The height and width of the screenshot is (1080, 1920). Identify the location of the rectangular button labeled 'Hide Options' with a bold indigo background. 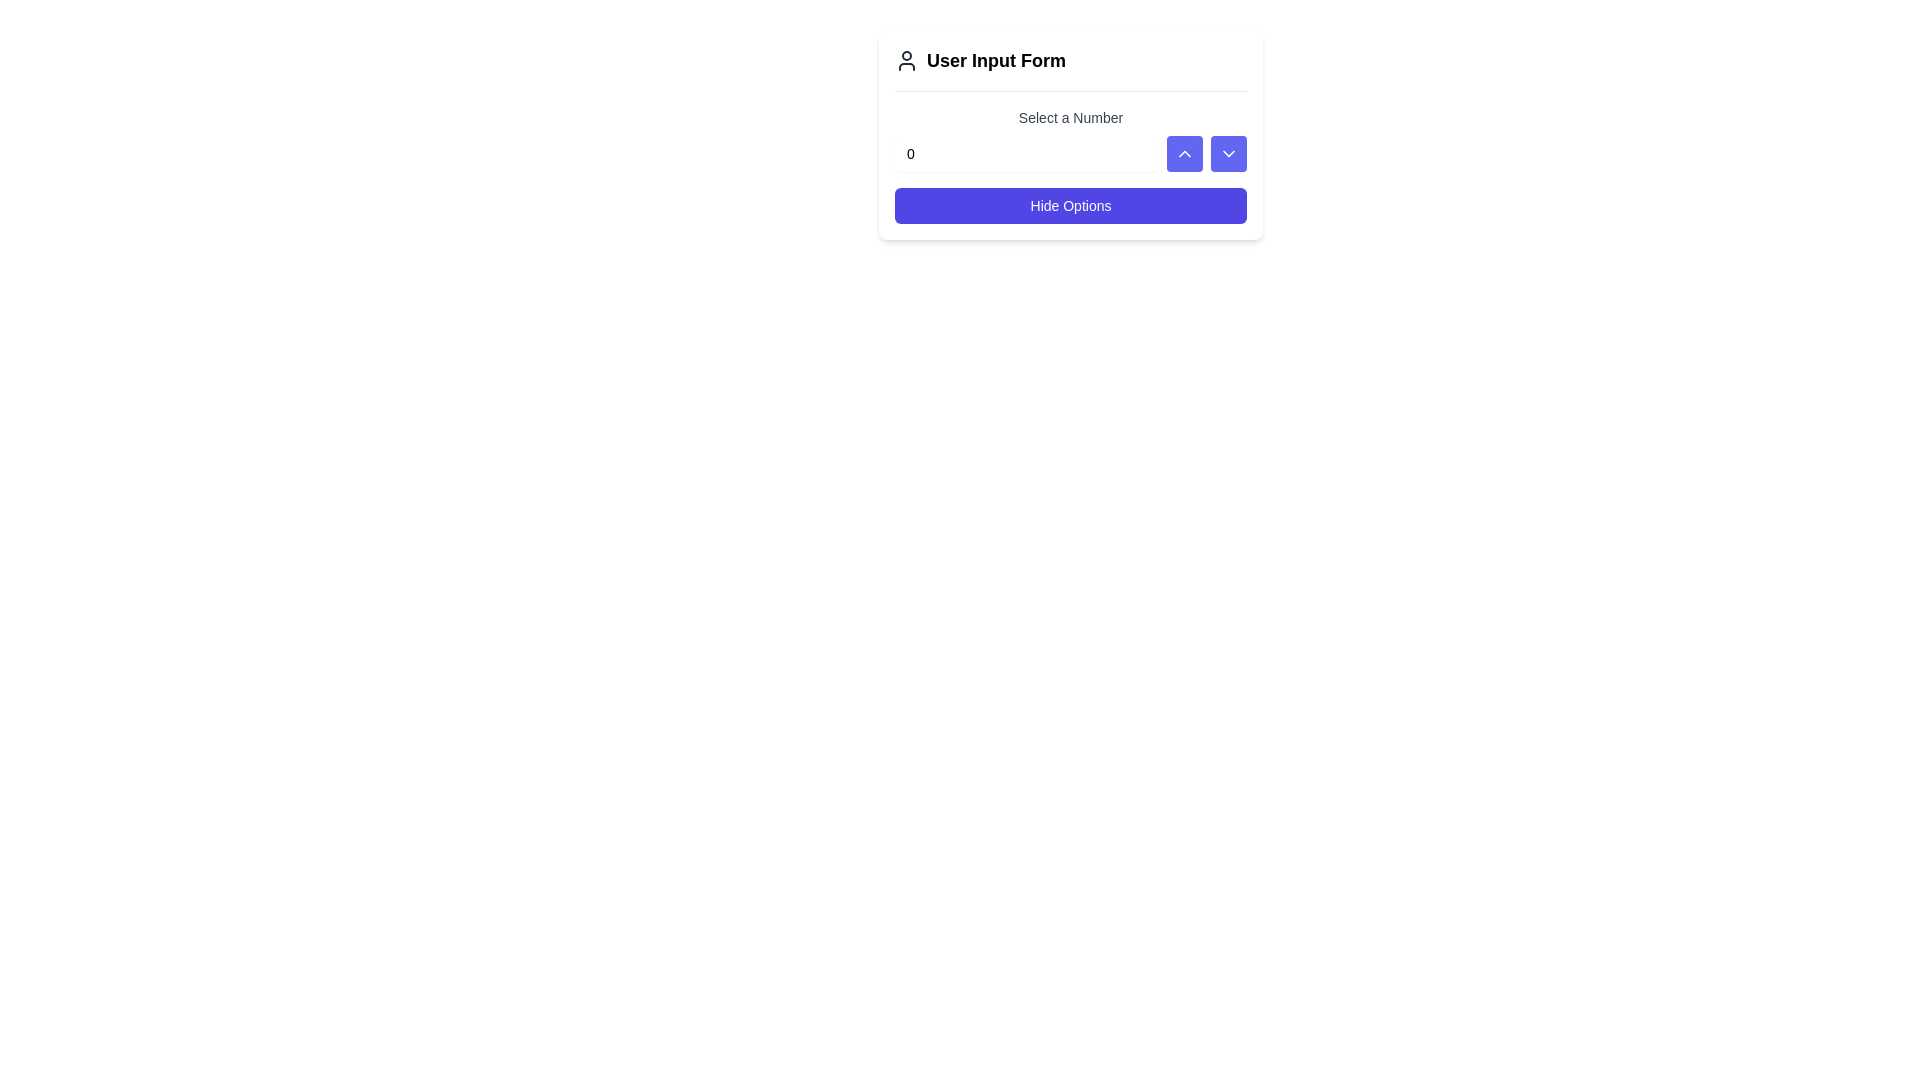
(1069, 205).